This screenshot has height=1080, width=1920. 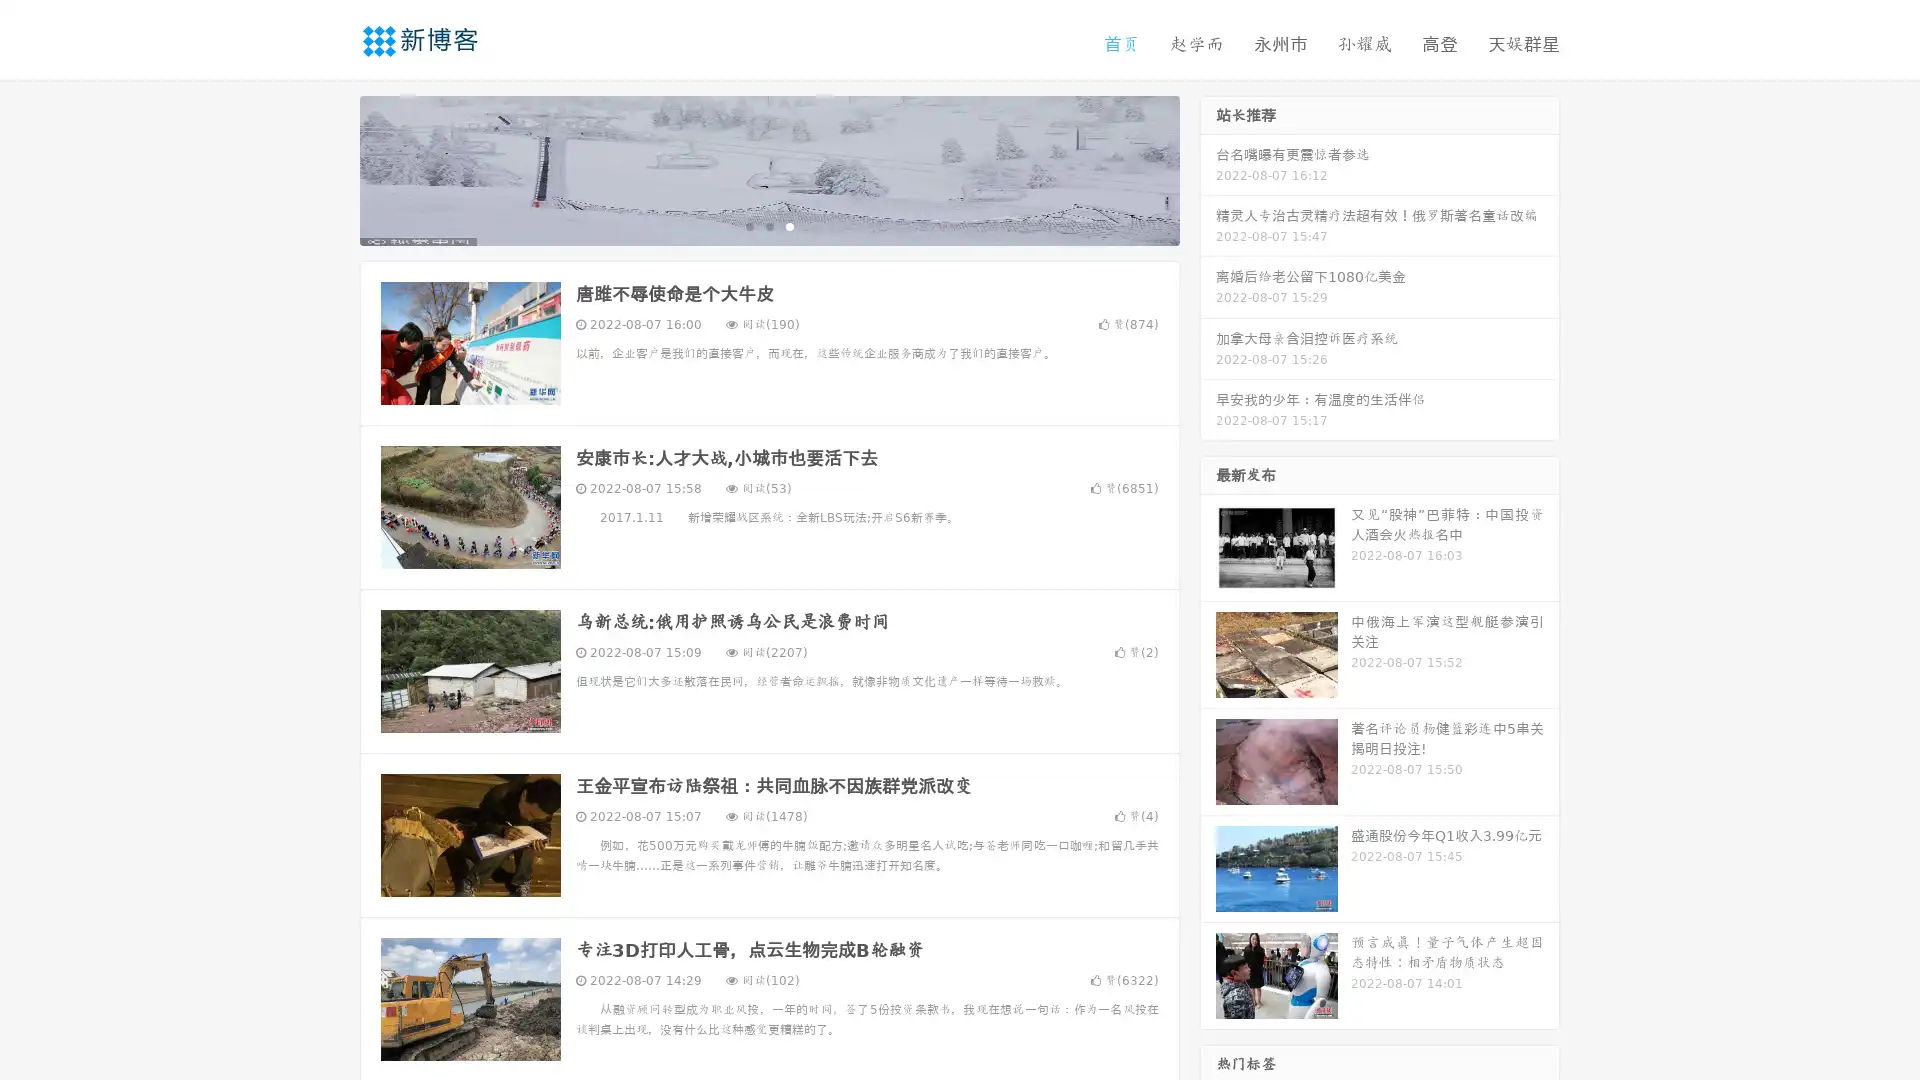 What do you see at coordinates (1208, 168) in the screenshot?
I see `Next slide` at bounding box center [1208, 168].